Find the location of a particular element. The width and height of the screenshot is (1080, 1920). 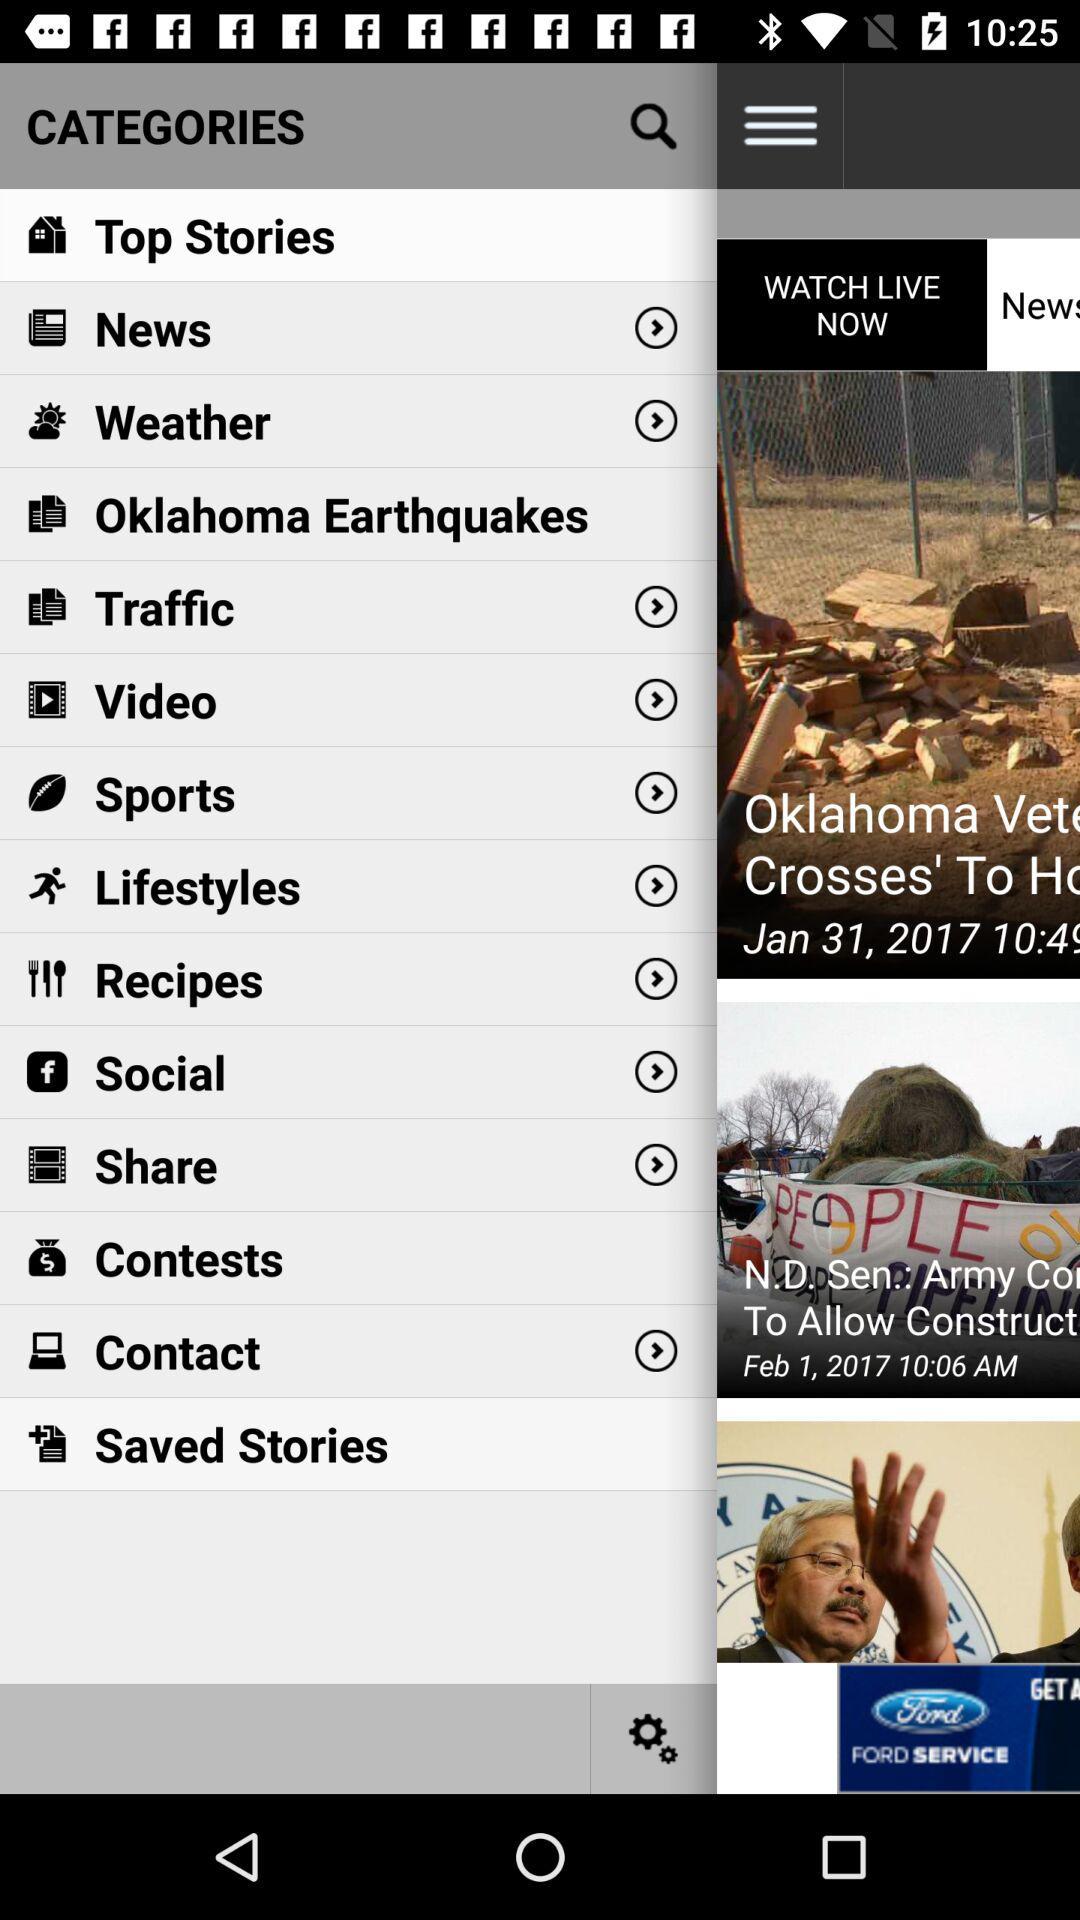

the search icon is located at coordinates (654, 124).